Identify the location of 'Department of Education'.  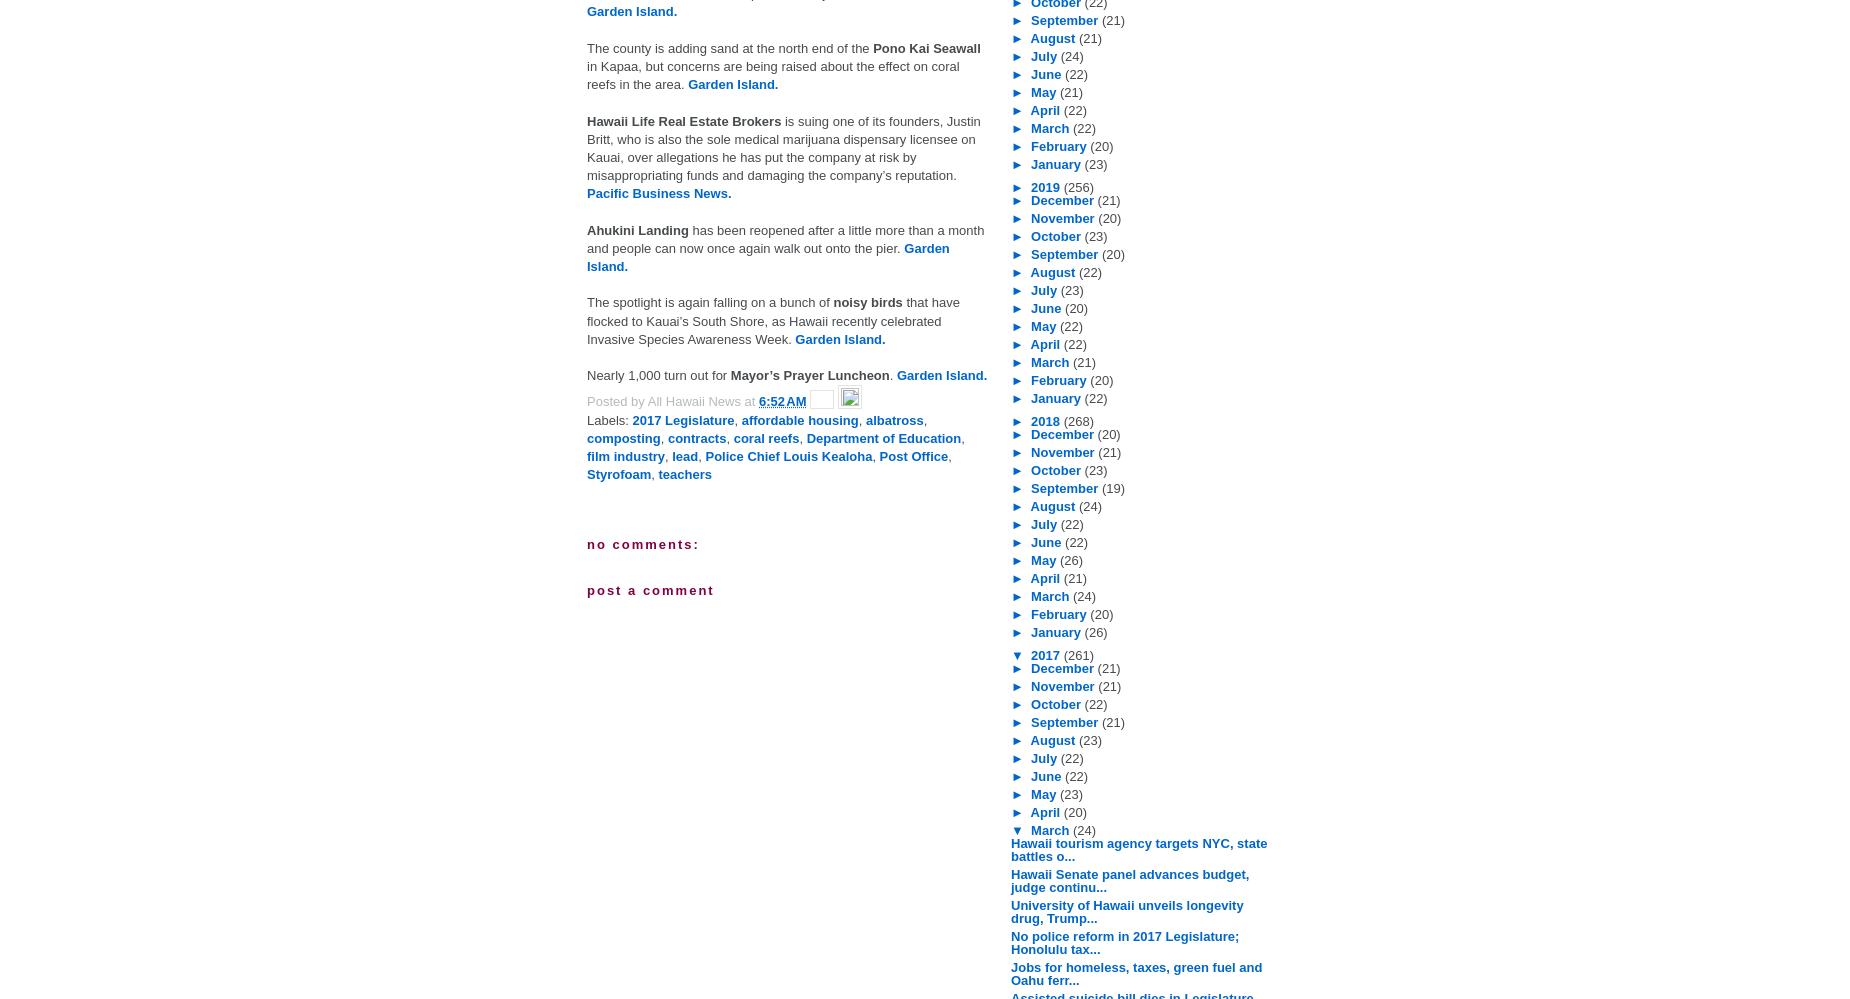
(883, 436).